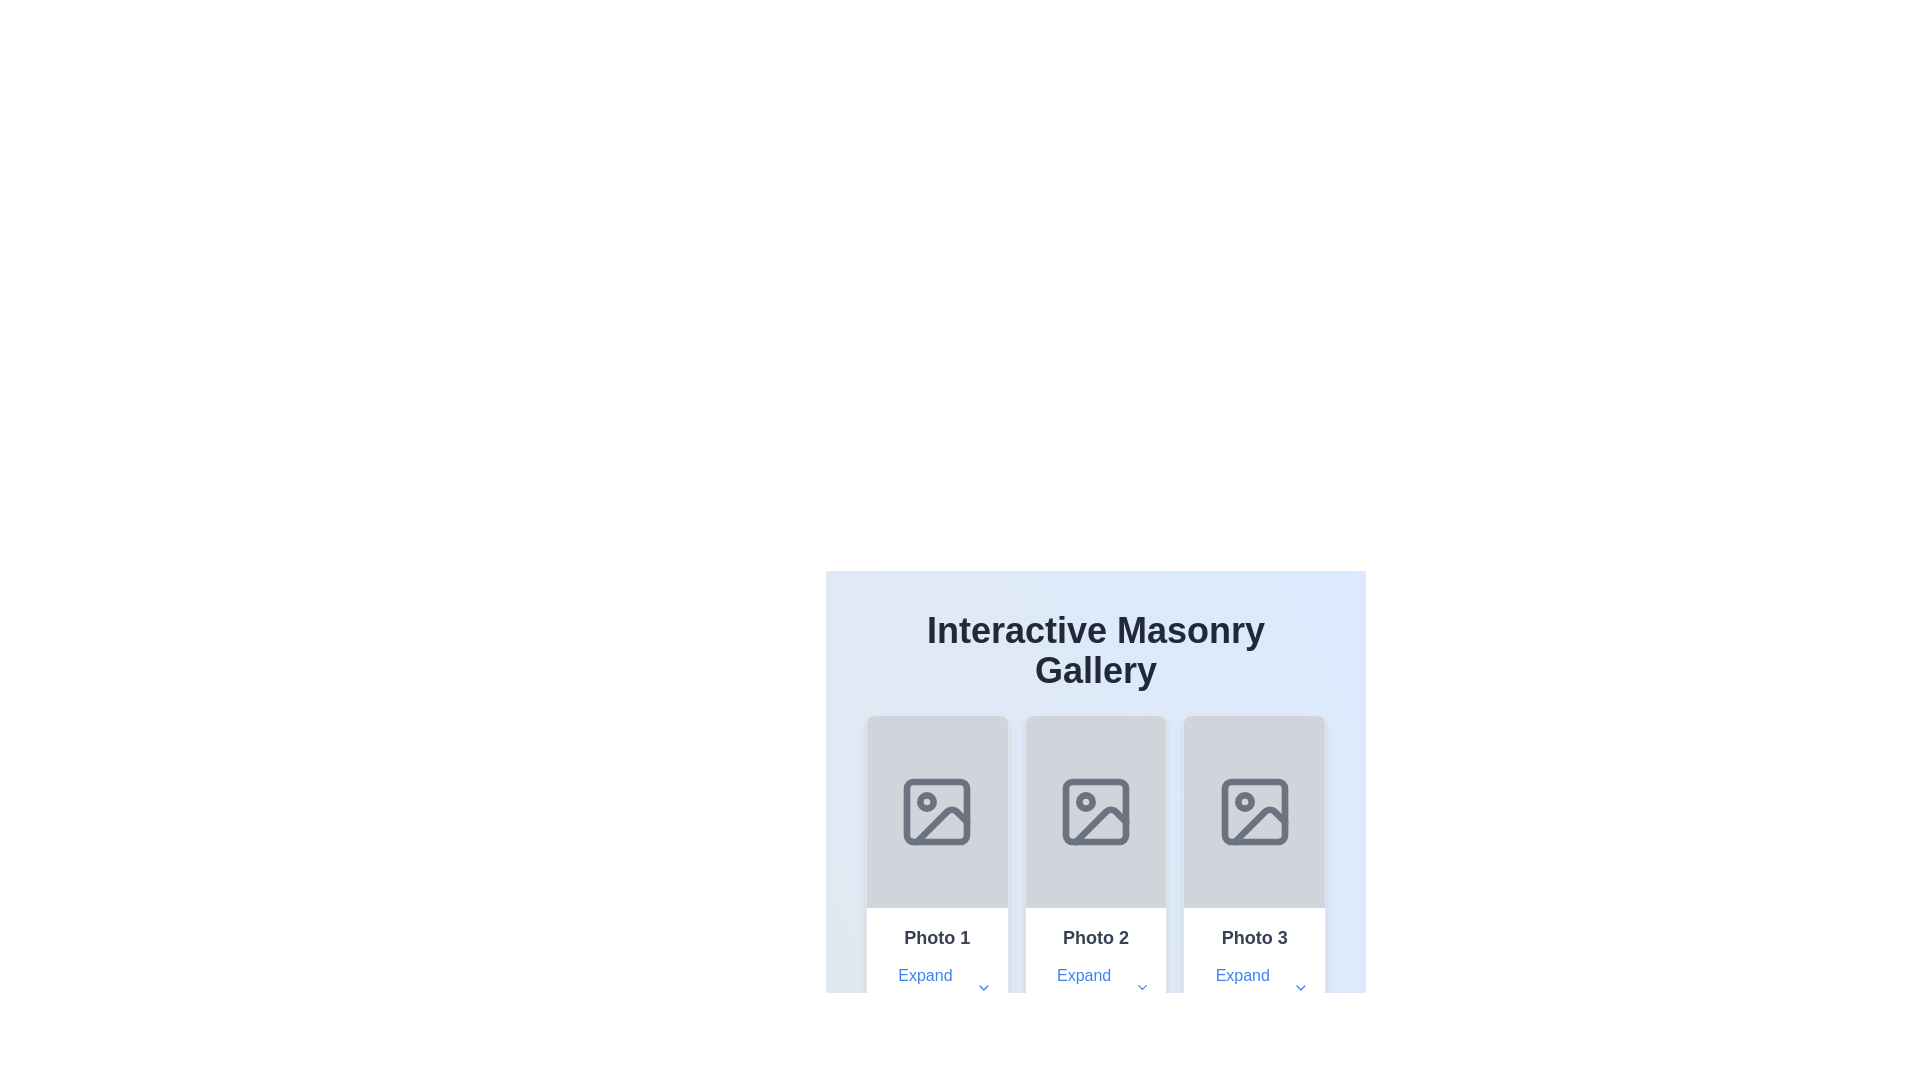 The height and width of the screenshot is (1080, 1920). I want to click on the selectable option button for 'Photo 2', so click(1094, 967).